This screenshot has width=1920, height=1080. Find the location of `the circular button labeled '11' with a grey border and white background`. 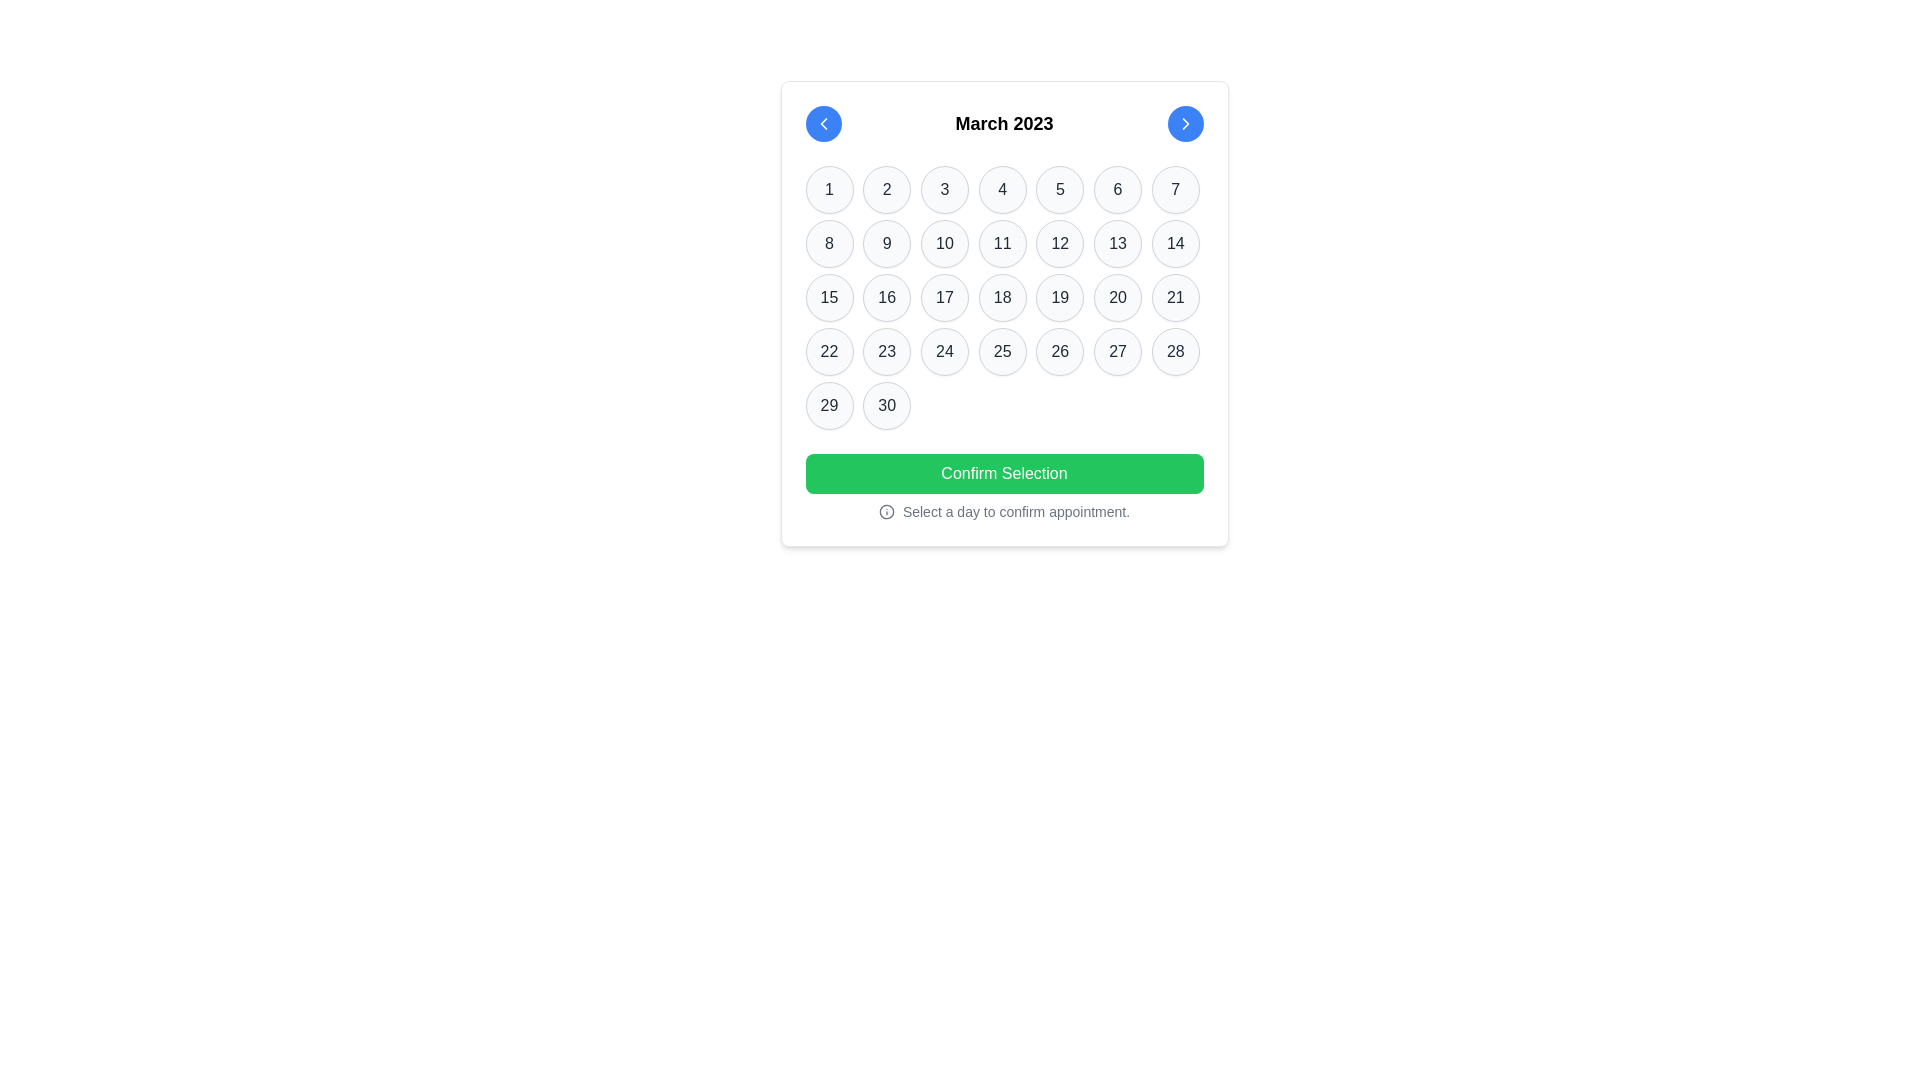

the circular button labeled '11' with a grey border and white background is located at coordinates (1002, 242).